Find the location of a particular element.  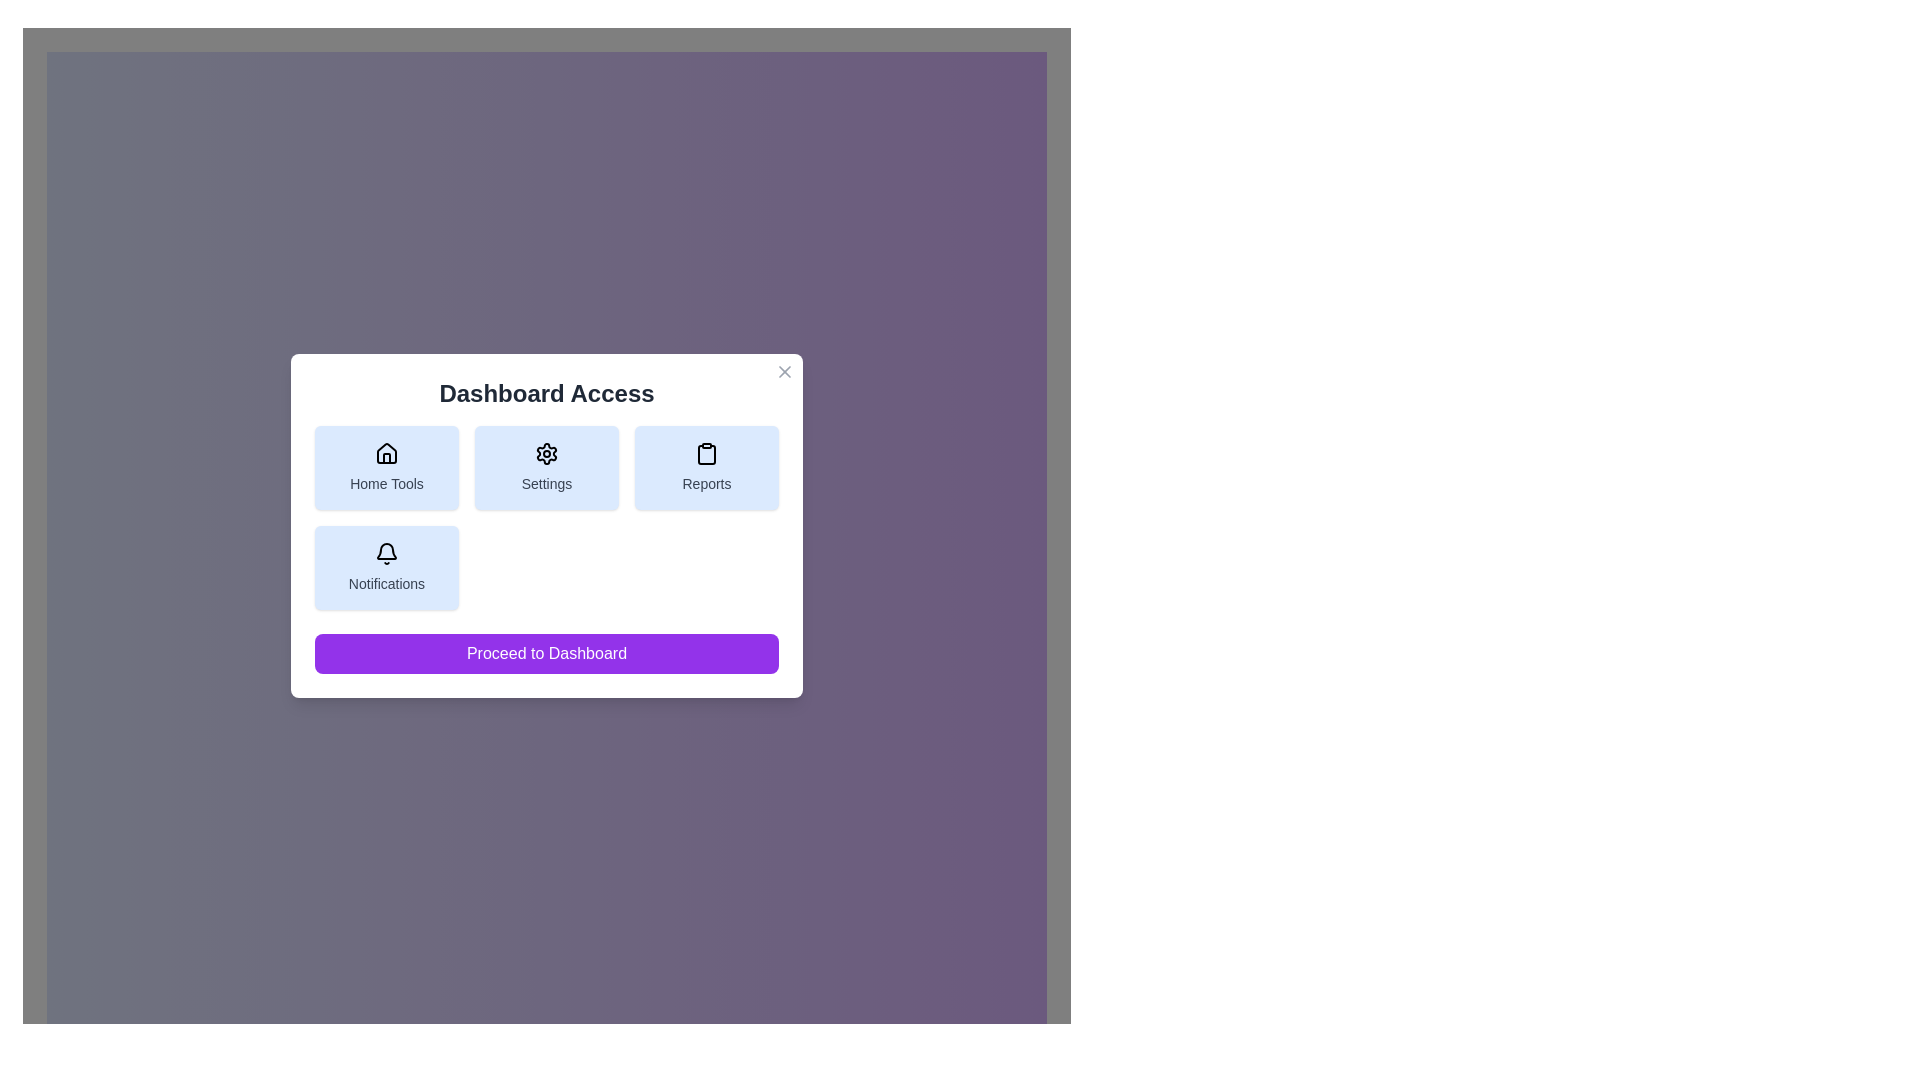

the navigational button in the 'Dashboard Access' card is located at coordinates (706, 467).